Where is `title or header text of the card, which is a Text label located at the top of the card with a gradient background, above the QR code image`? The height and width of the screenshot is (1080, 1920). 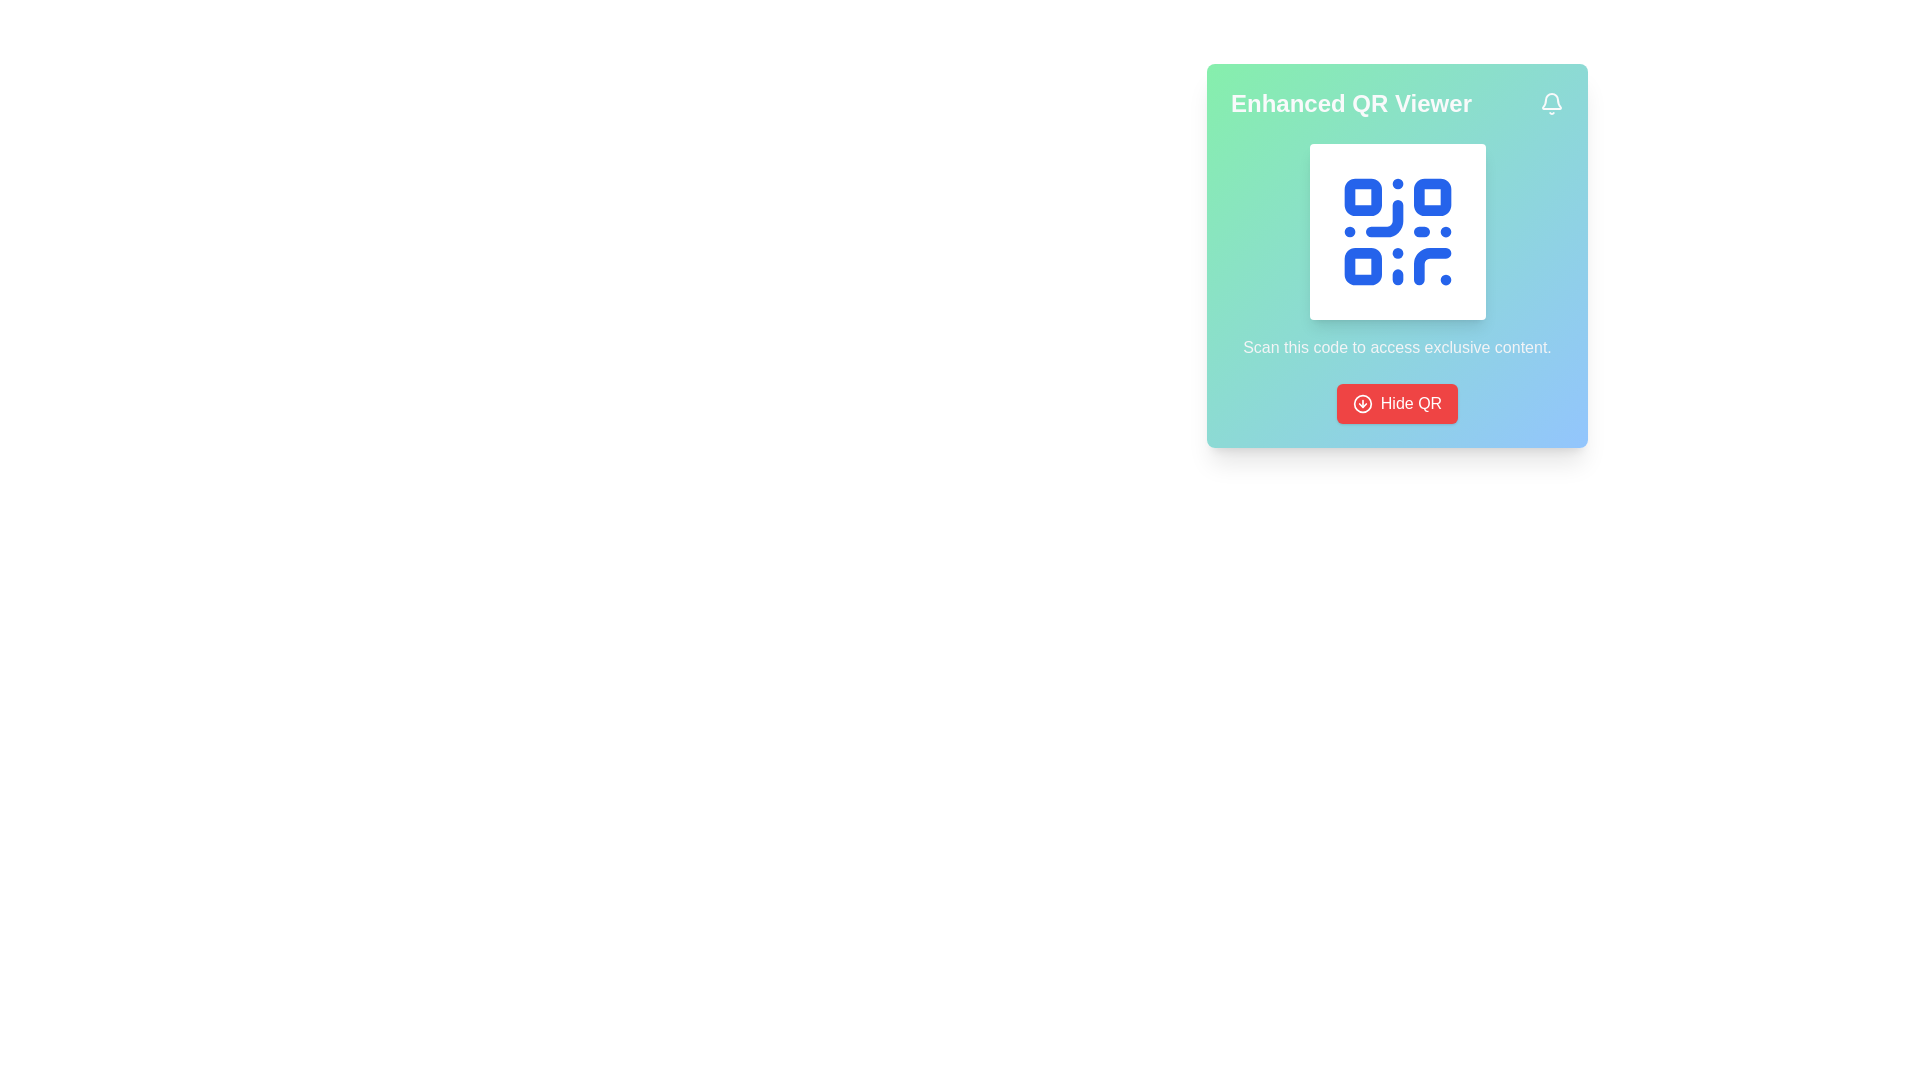 title or header text of the card, which is a Text label located at the top of the card with a gradient background, above the QR code image is located at coordinates (1396, 104).